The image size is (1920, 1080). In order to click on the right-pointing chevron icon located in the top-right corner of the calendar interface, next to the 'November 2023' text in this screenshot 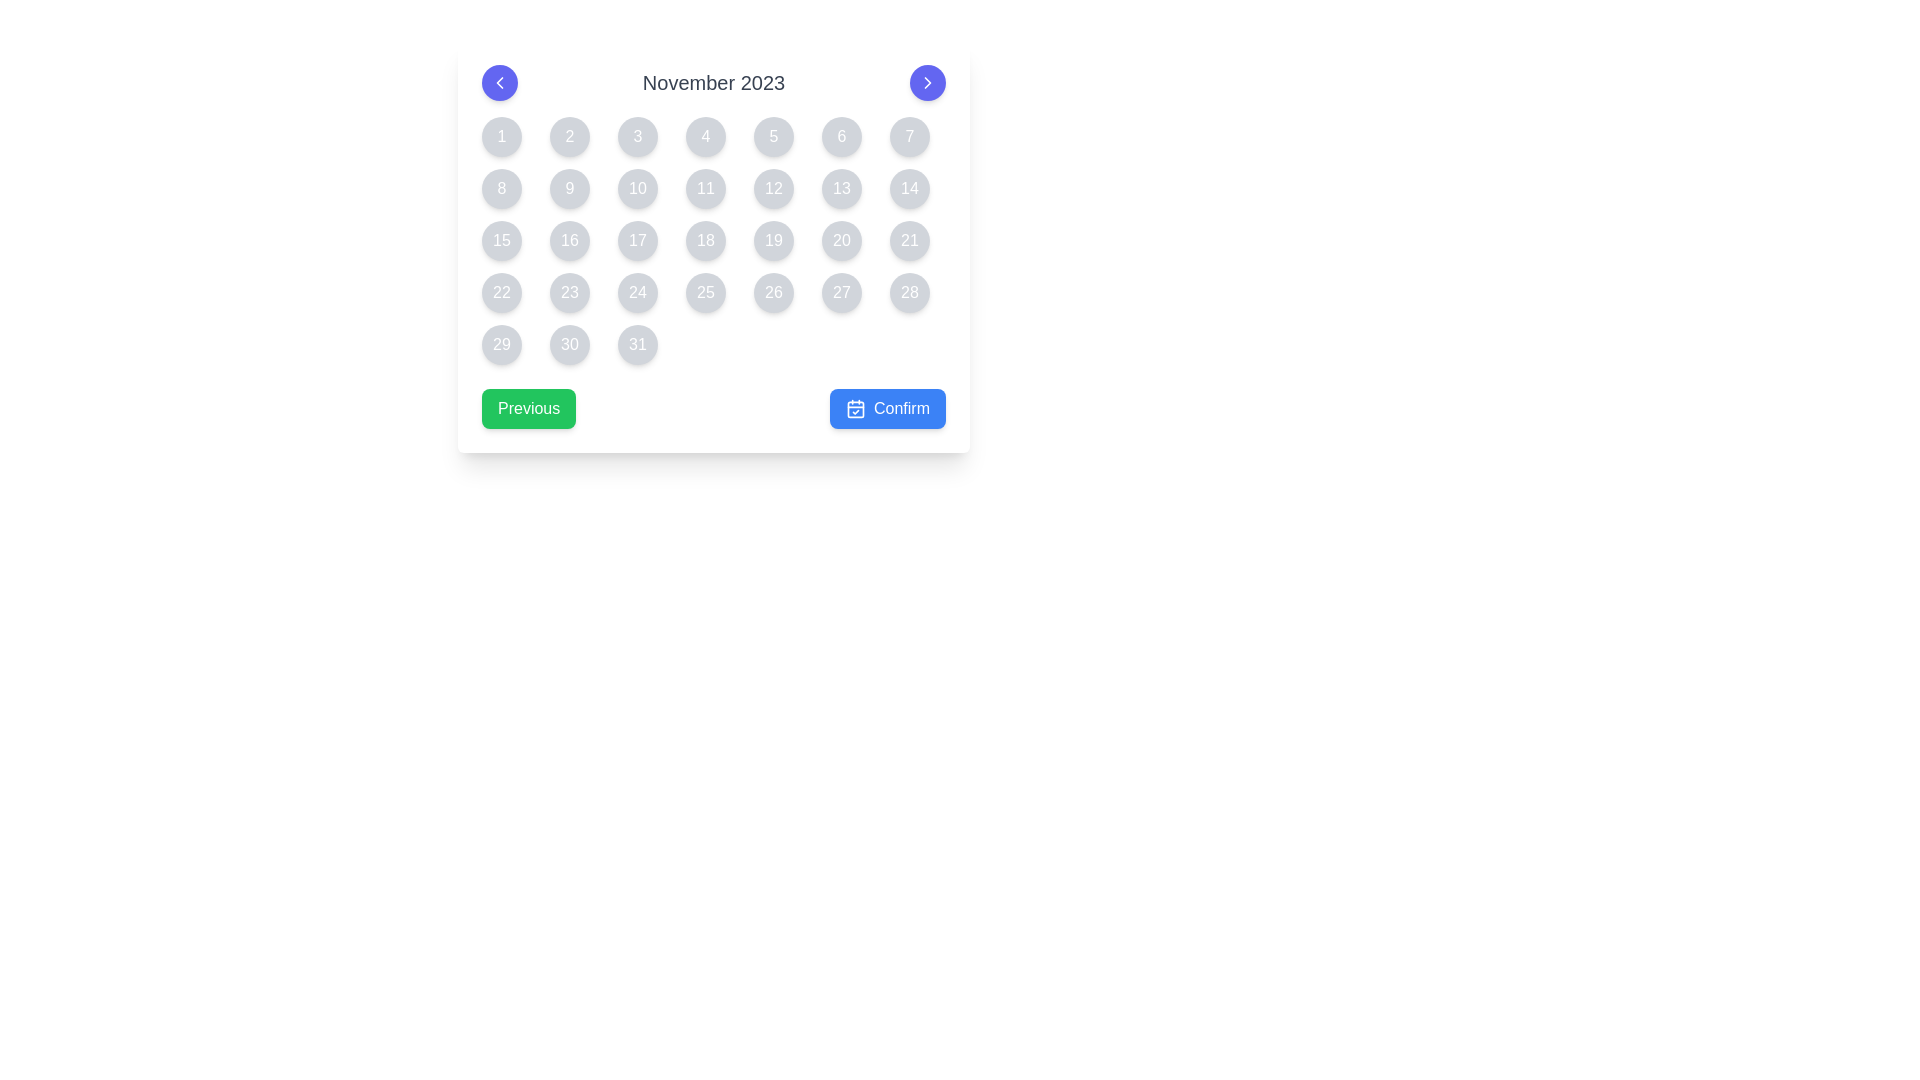, I will do `click(926, 82)`.